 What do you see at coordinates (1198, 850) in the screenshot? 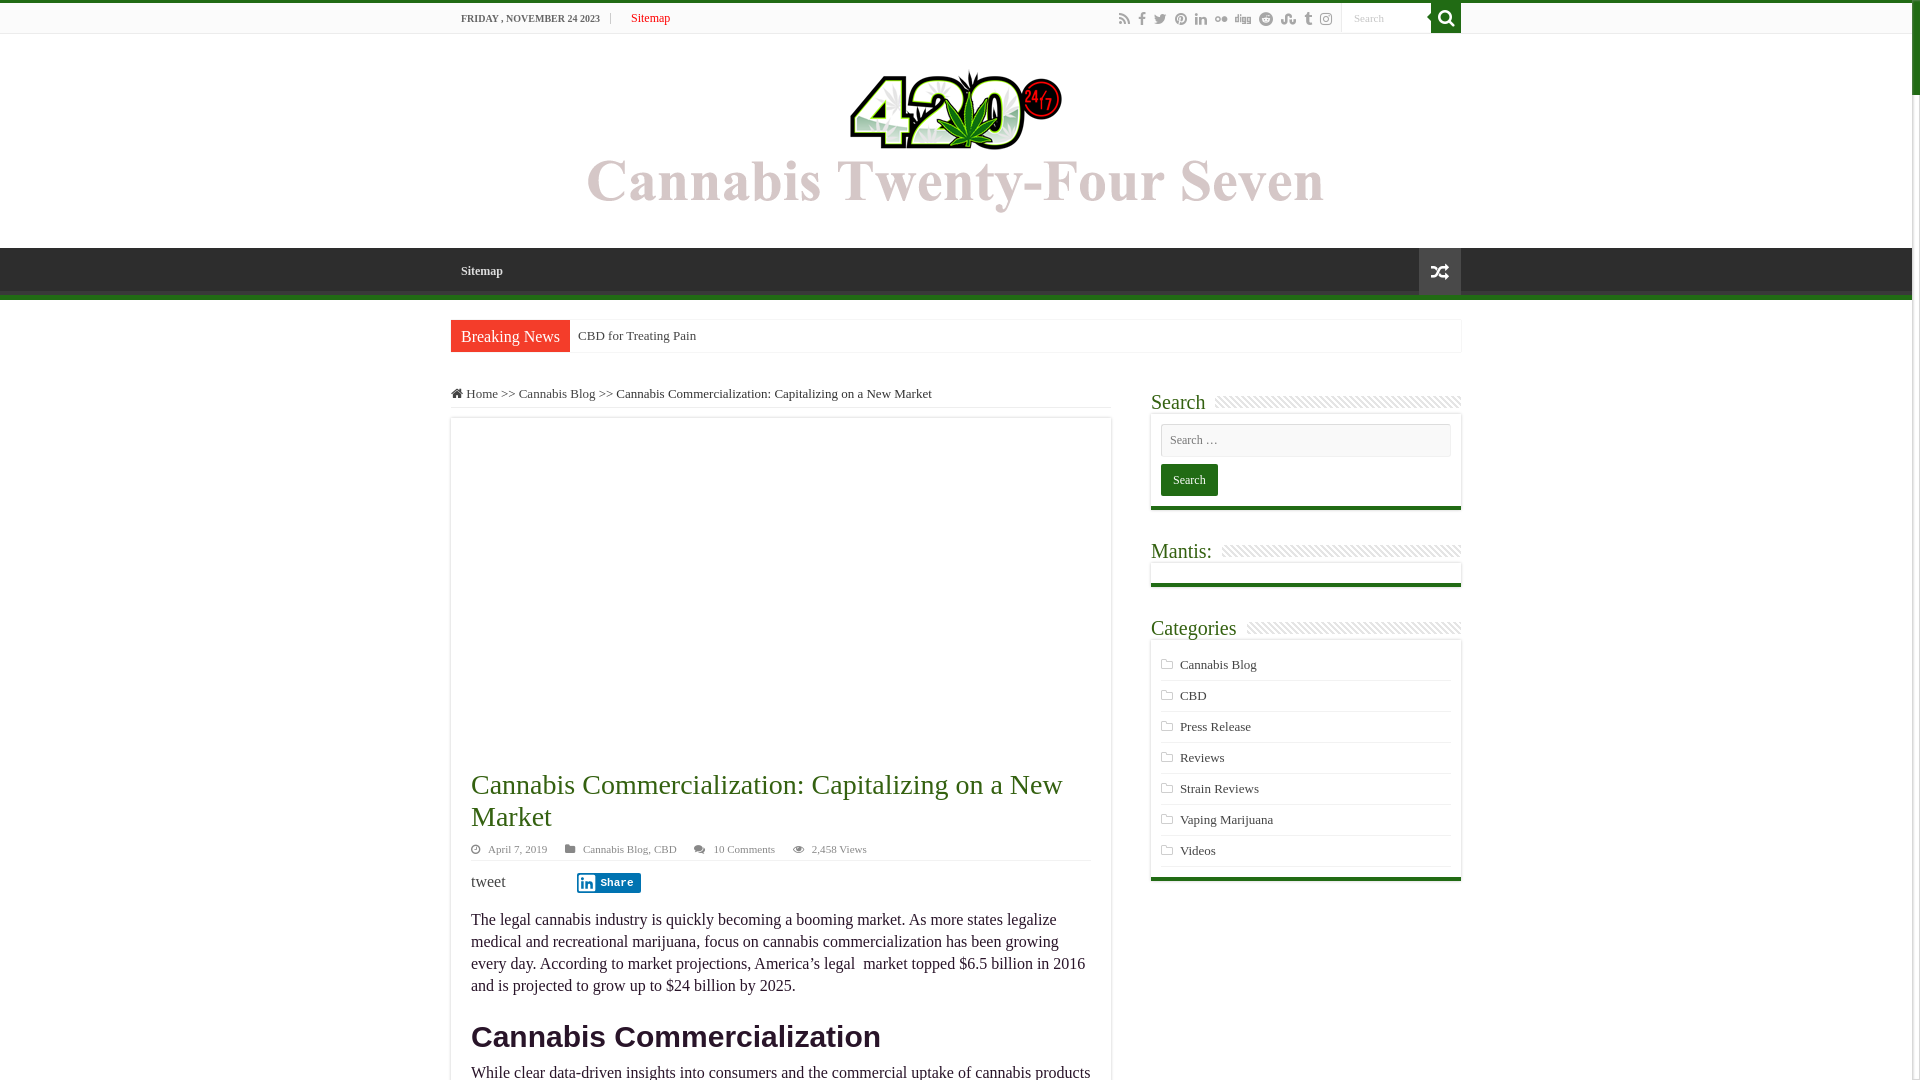
I see `'Videos'` at bounding box center [1198, 850].